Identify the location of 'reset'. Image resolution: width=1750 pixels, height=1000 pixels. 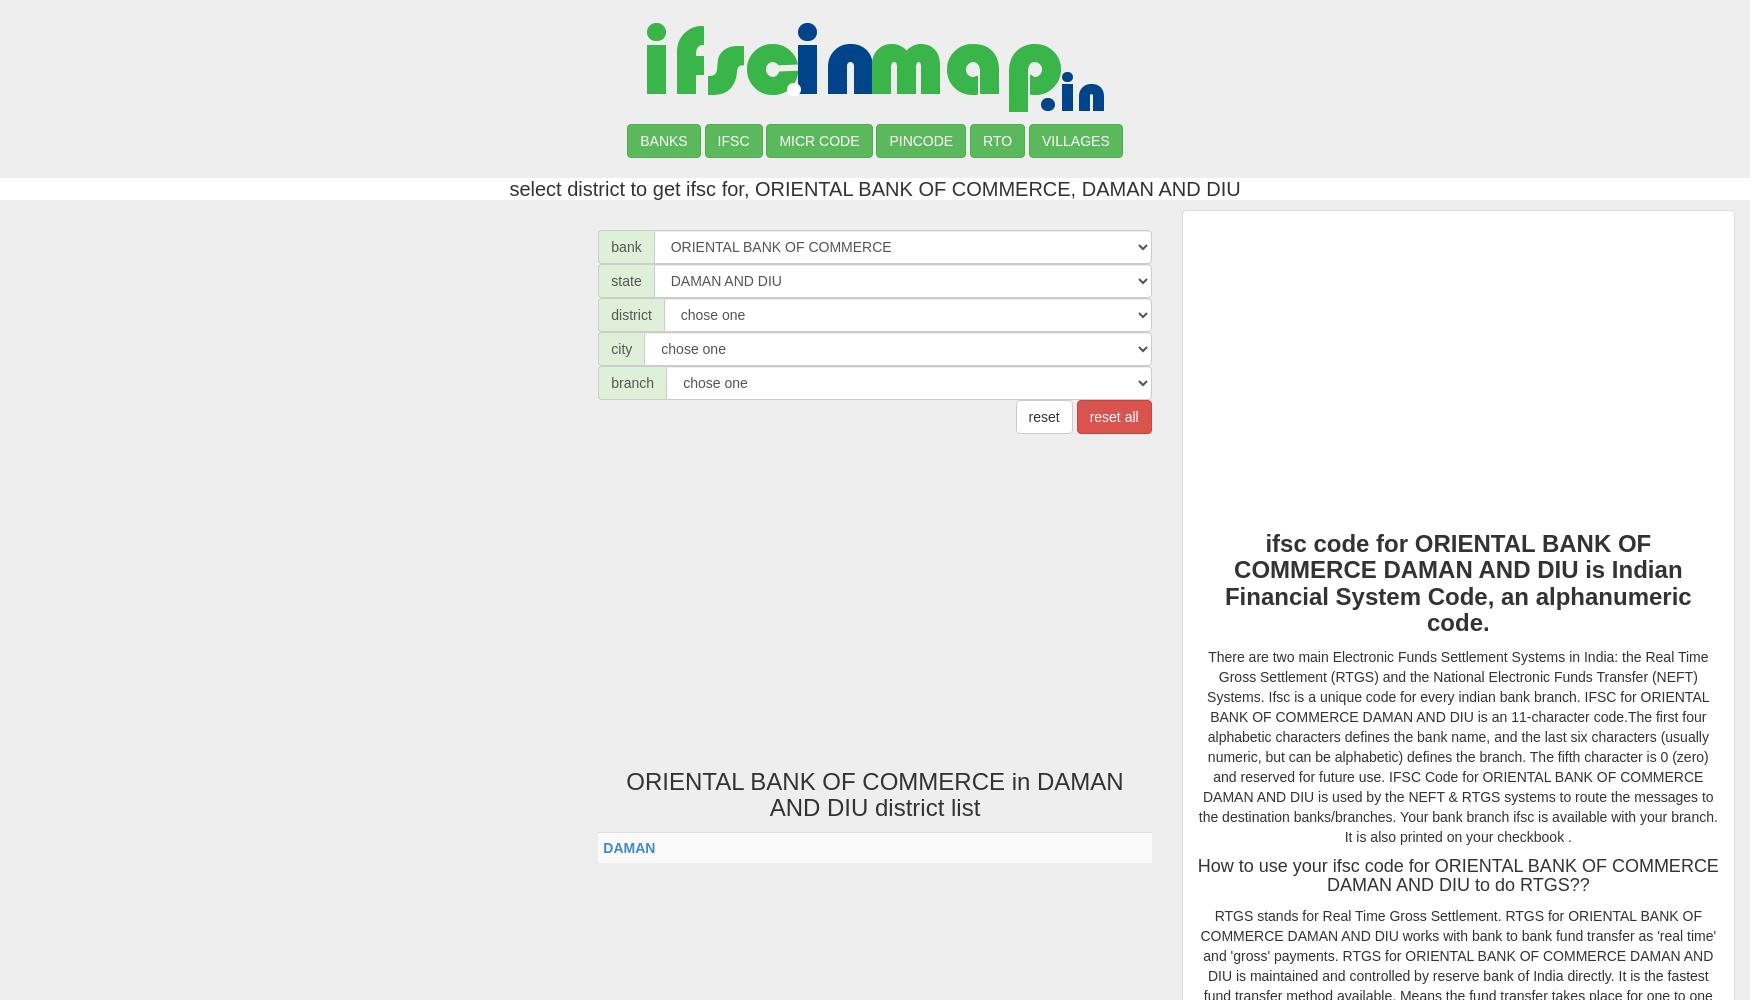
(1026, 417).